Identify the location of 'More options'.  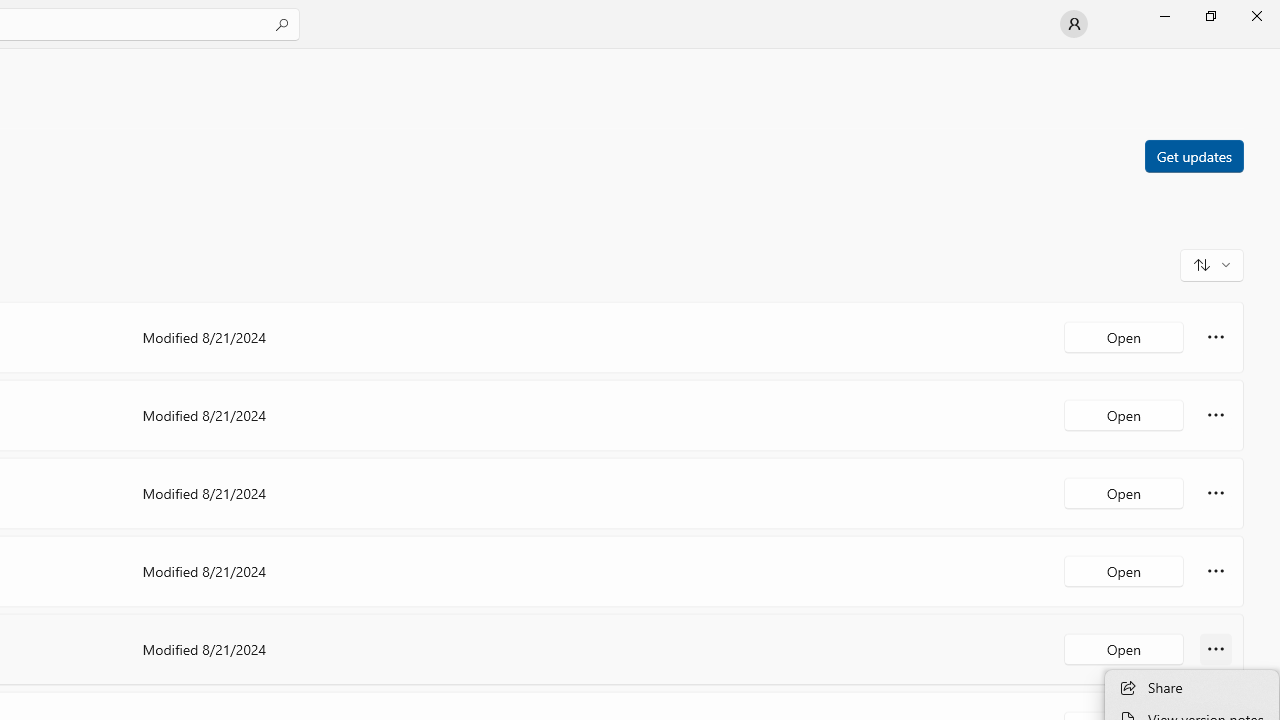
(1215, 649).